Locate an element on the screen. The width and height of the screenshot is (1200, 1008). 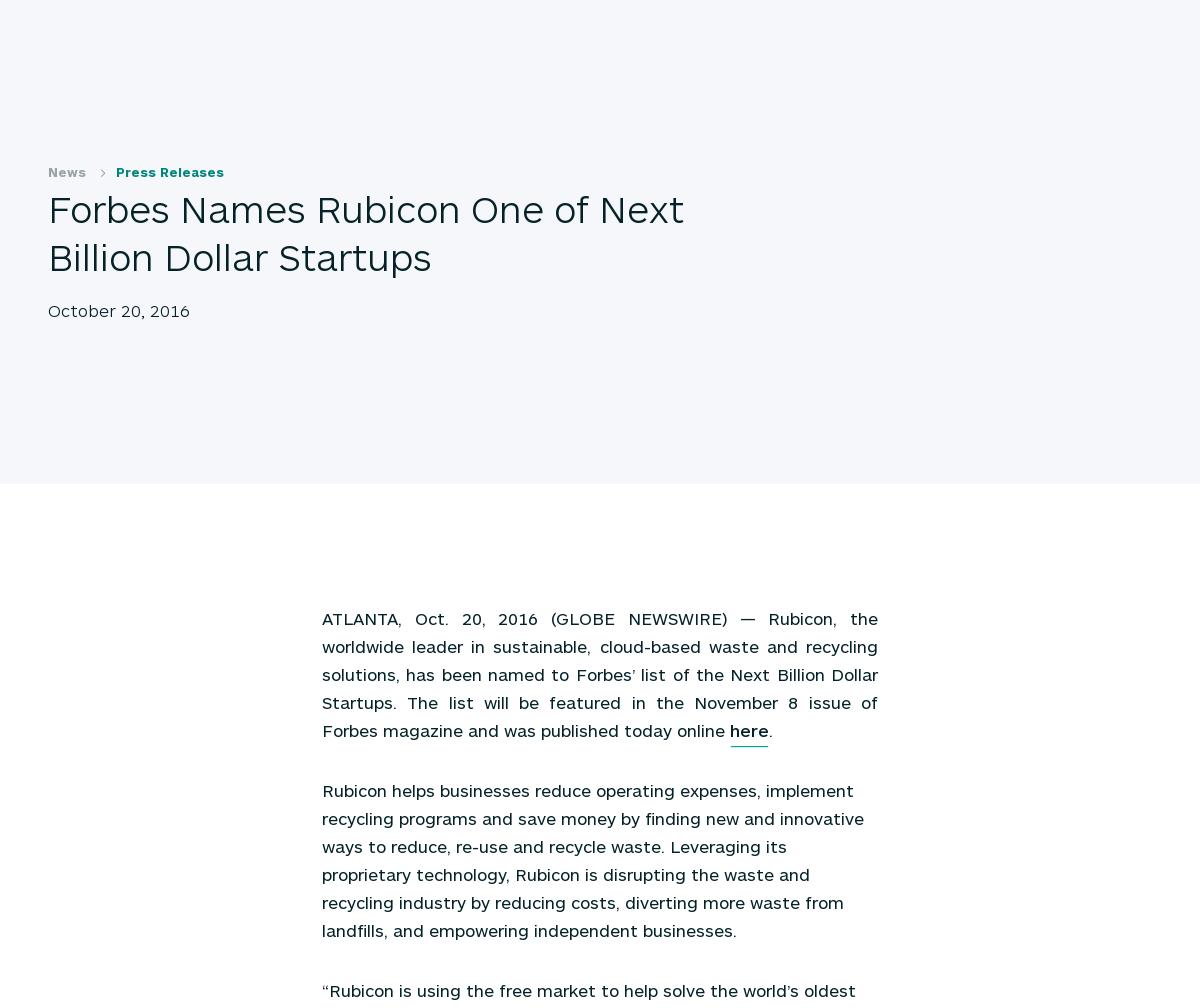
'Sustainability Hub' is located at coordinates (820, 62).